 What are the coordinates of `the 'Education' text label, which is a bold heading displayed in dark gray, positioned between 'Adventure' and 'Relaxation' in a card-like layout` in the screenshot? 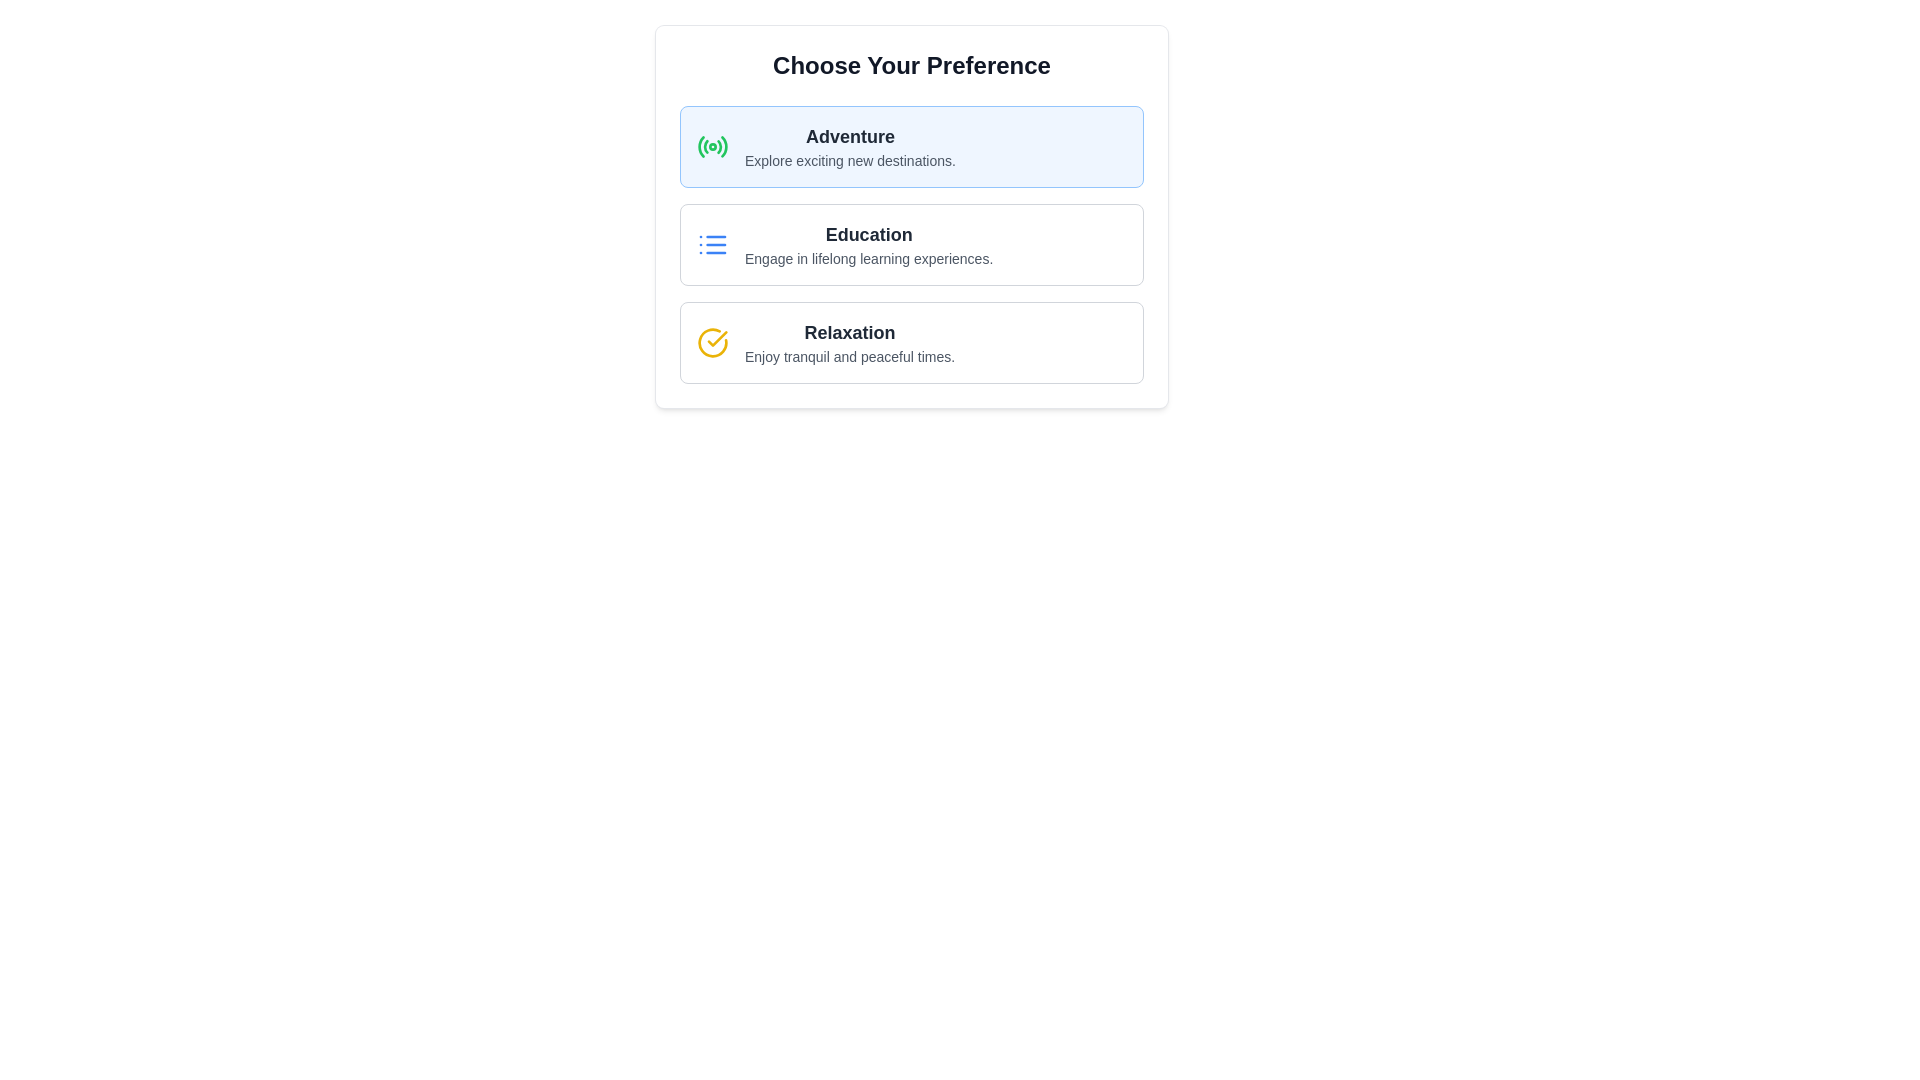 It's located at (869, 234).